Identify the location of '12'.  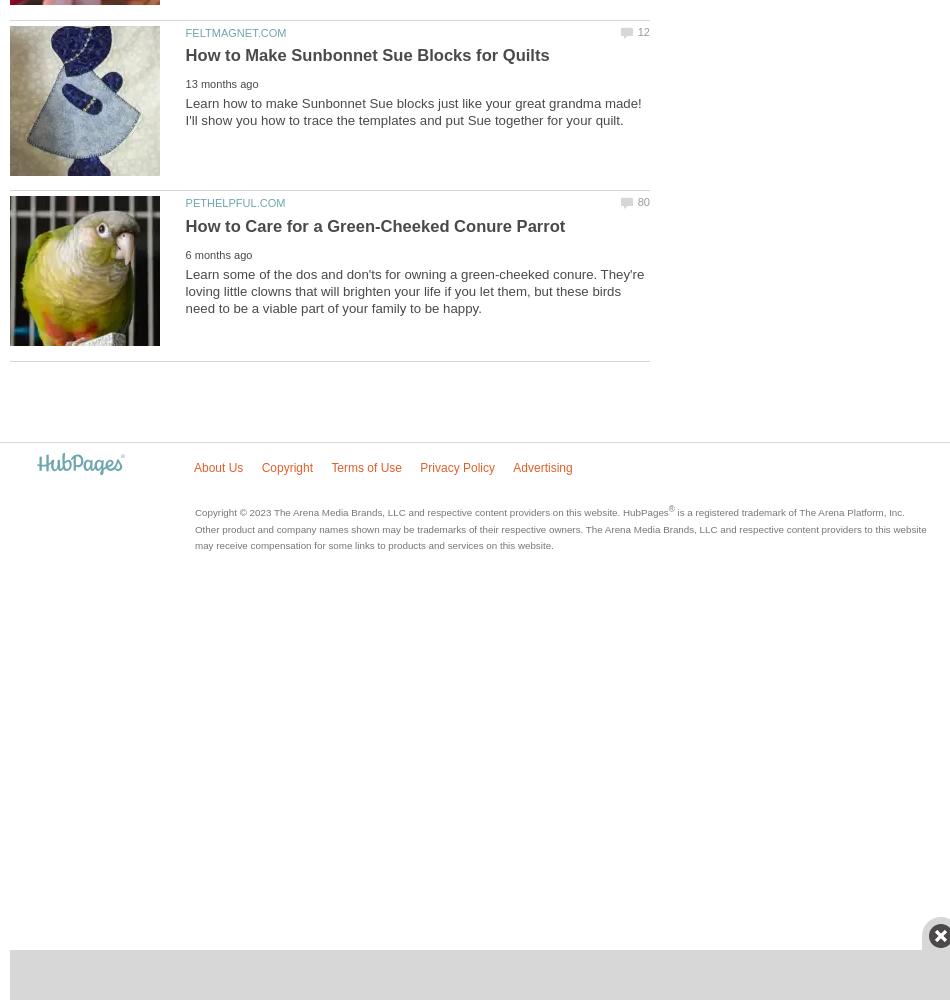
(643, 31).